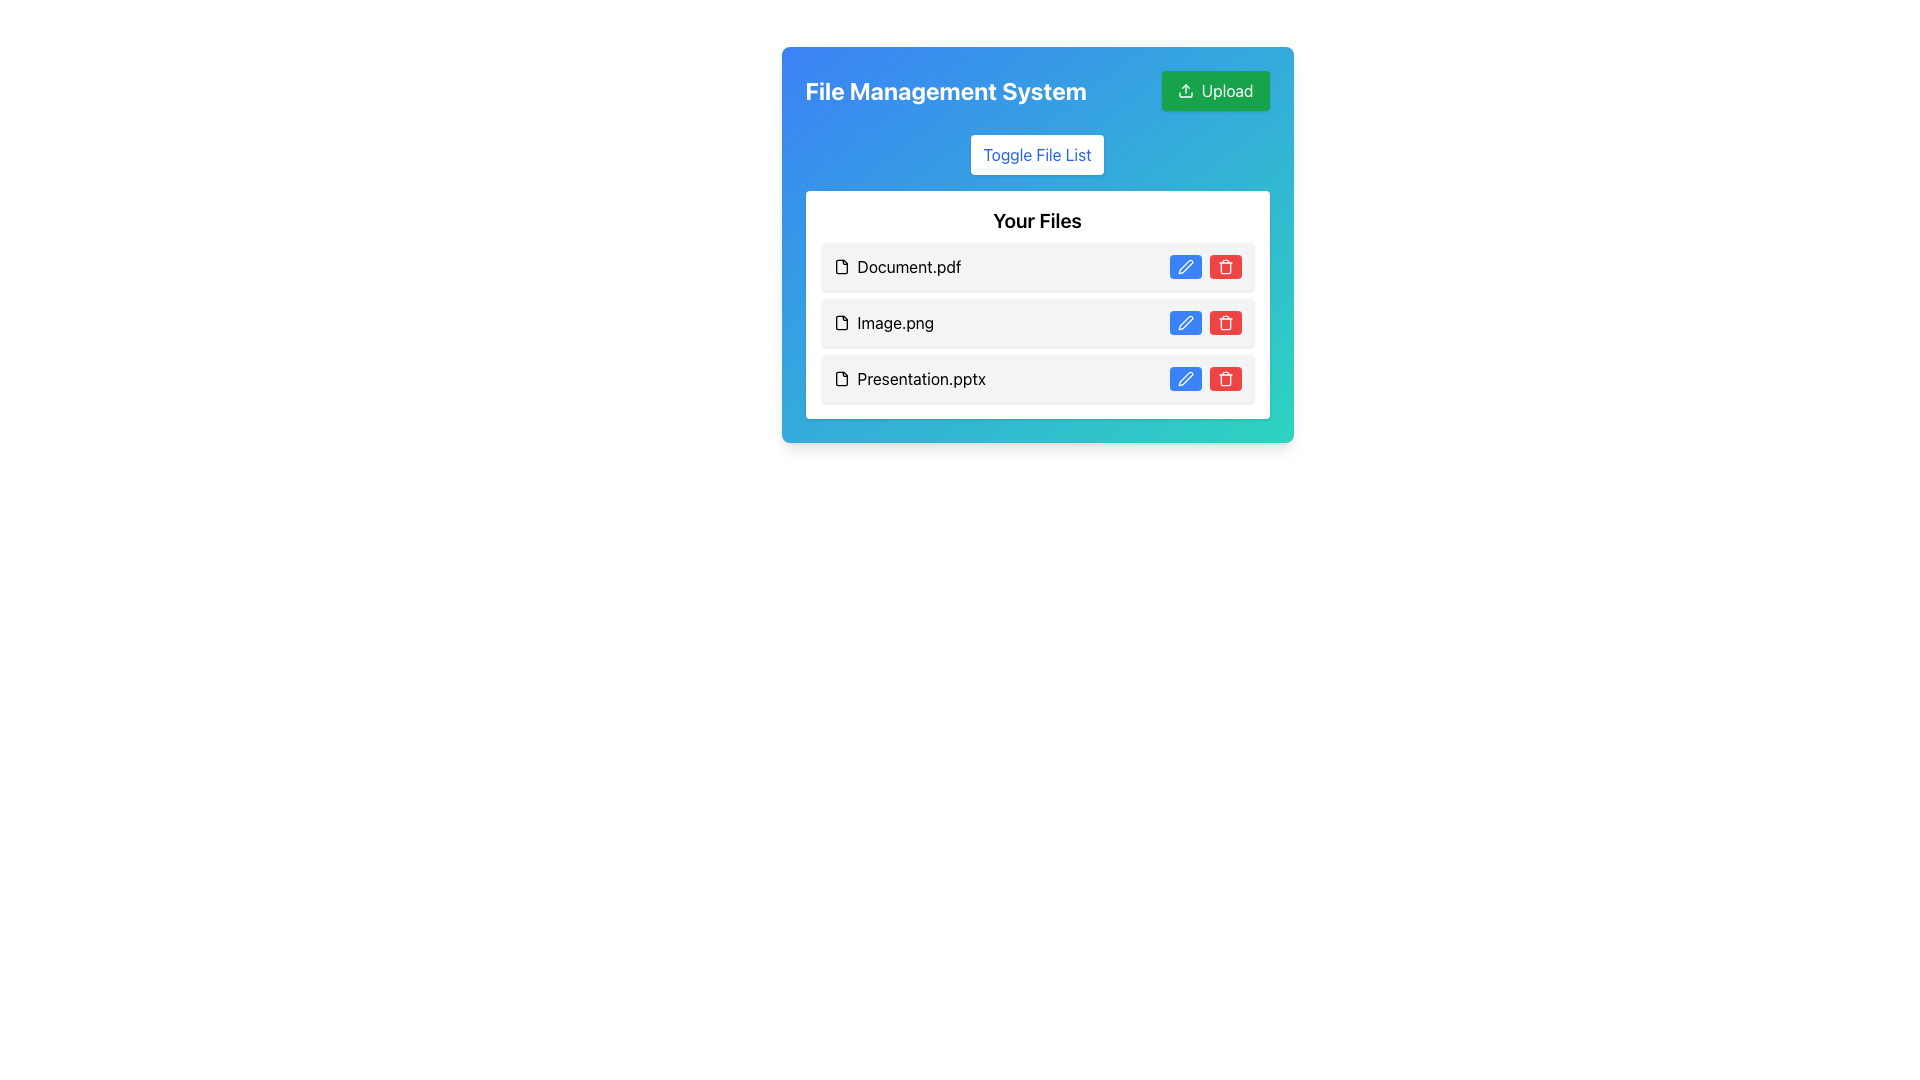  What do you see at coordinates (1204, 265) in the screenshot?
I see `the blue pen button in the button group for the file 'Document.pdf' to initiate the pen action` at bounding box center [1204, 265].